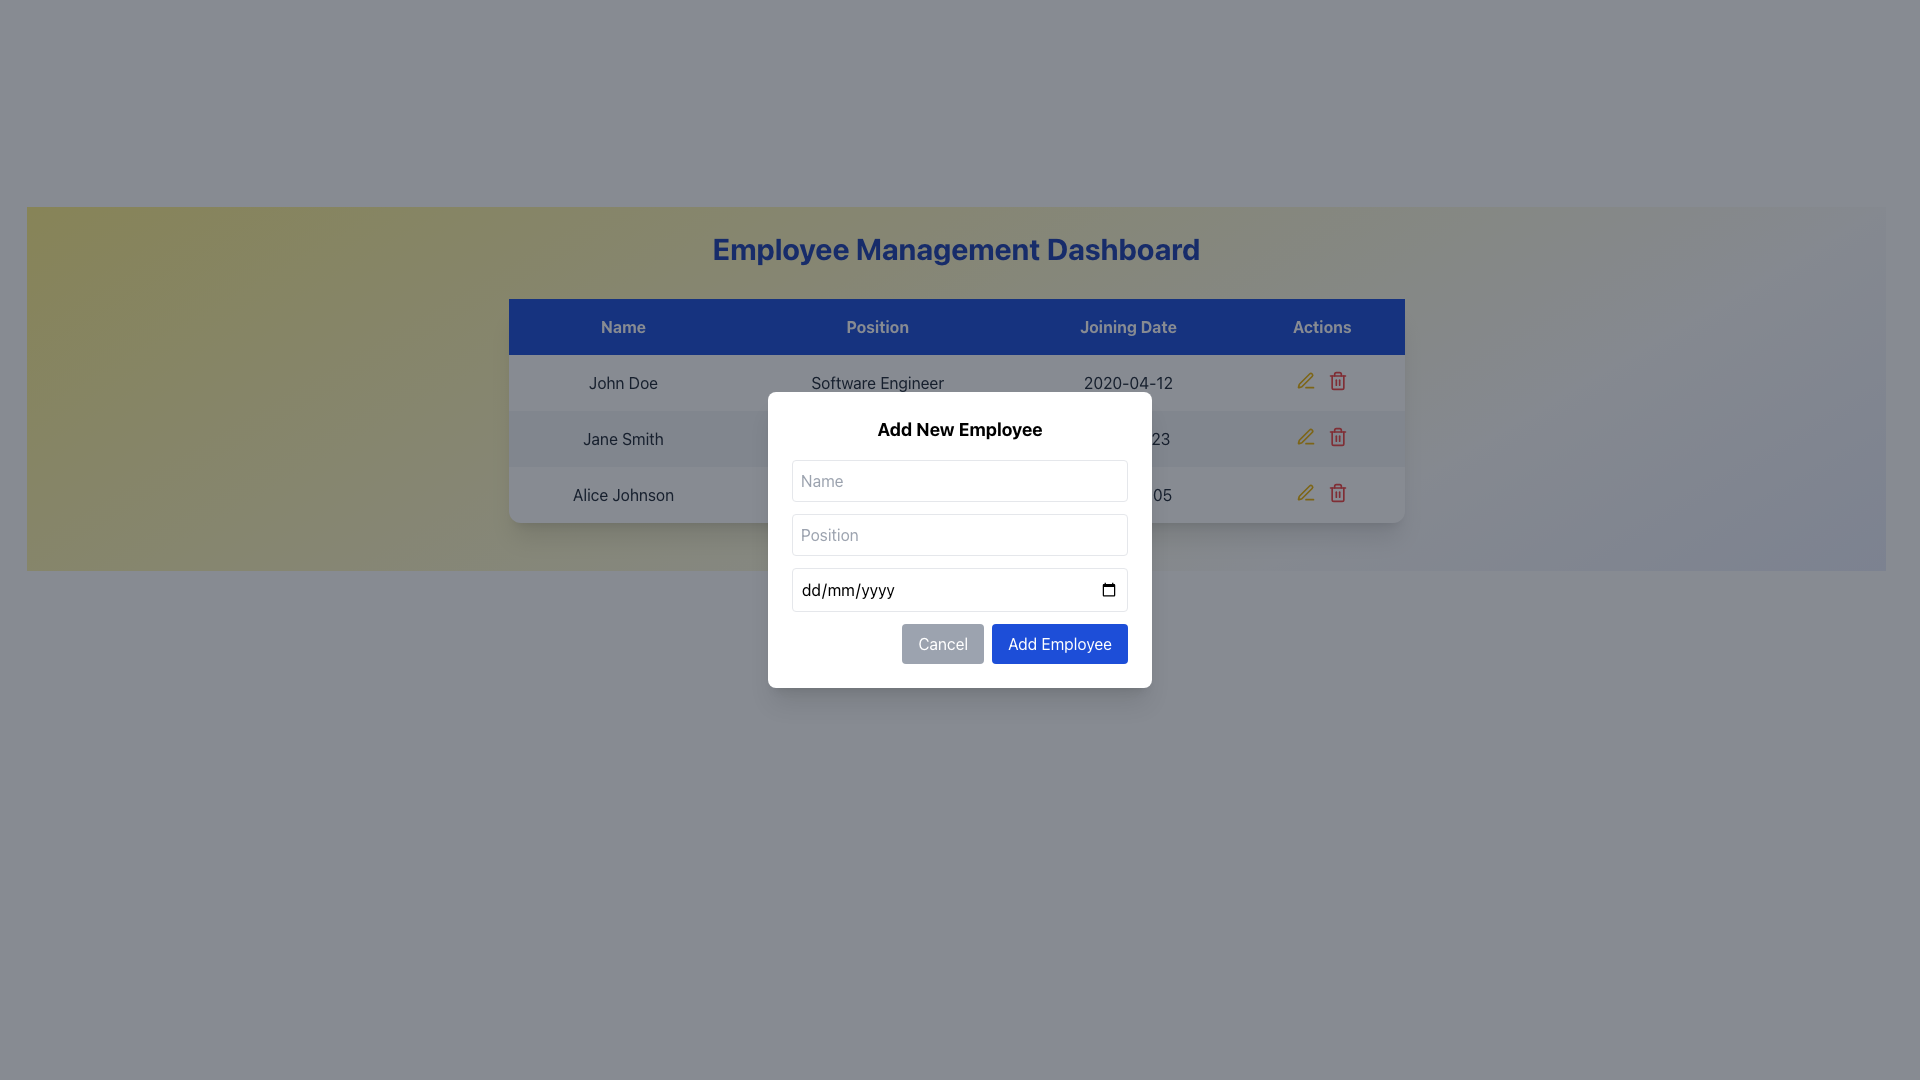 The width and height of the screenshot is (1920, 1080). Describe the element at coordinates (622, 494) in the screenshot. I see `the text label displaying 'Alice Johnson' in the employee table, located in the first cell of the row under the 'Name' column` at that location.